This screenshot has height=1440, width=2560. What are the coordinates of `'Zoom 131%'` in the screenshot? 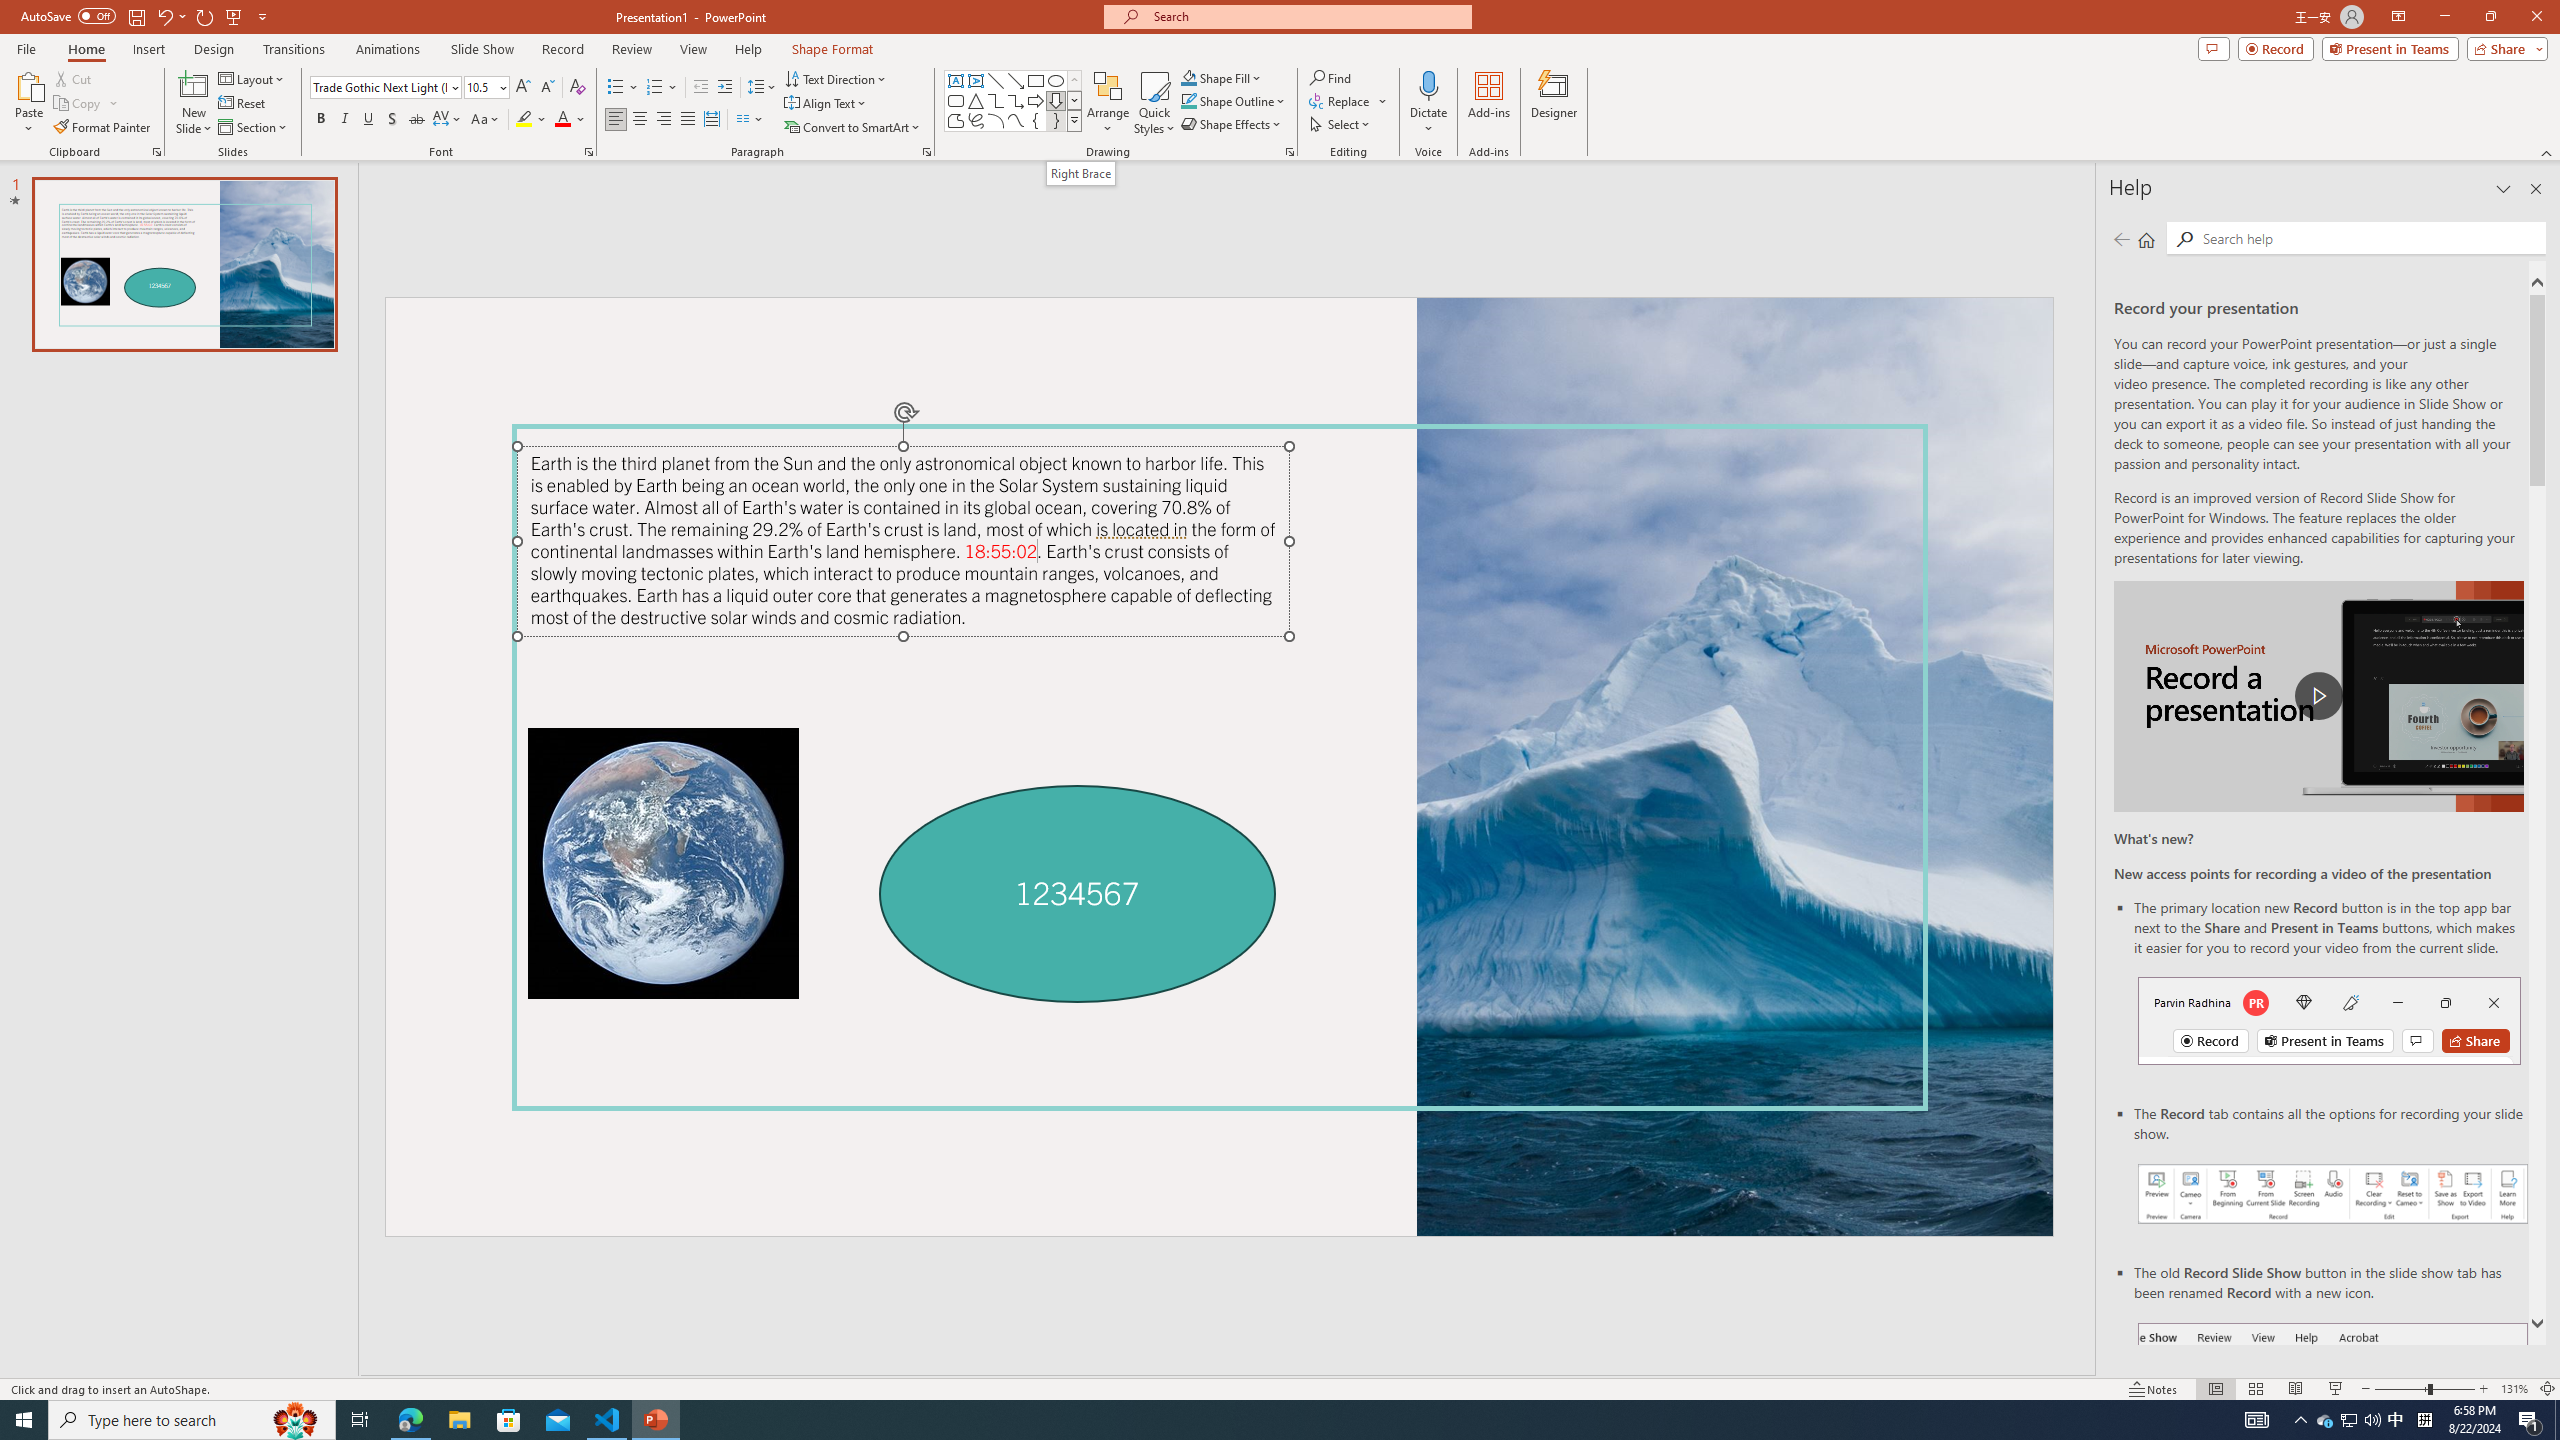 It's located at (2515, 1389).